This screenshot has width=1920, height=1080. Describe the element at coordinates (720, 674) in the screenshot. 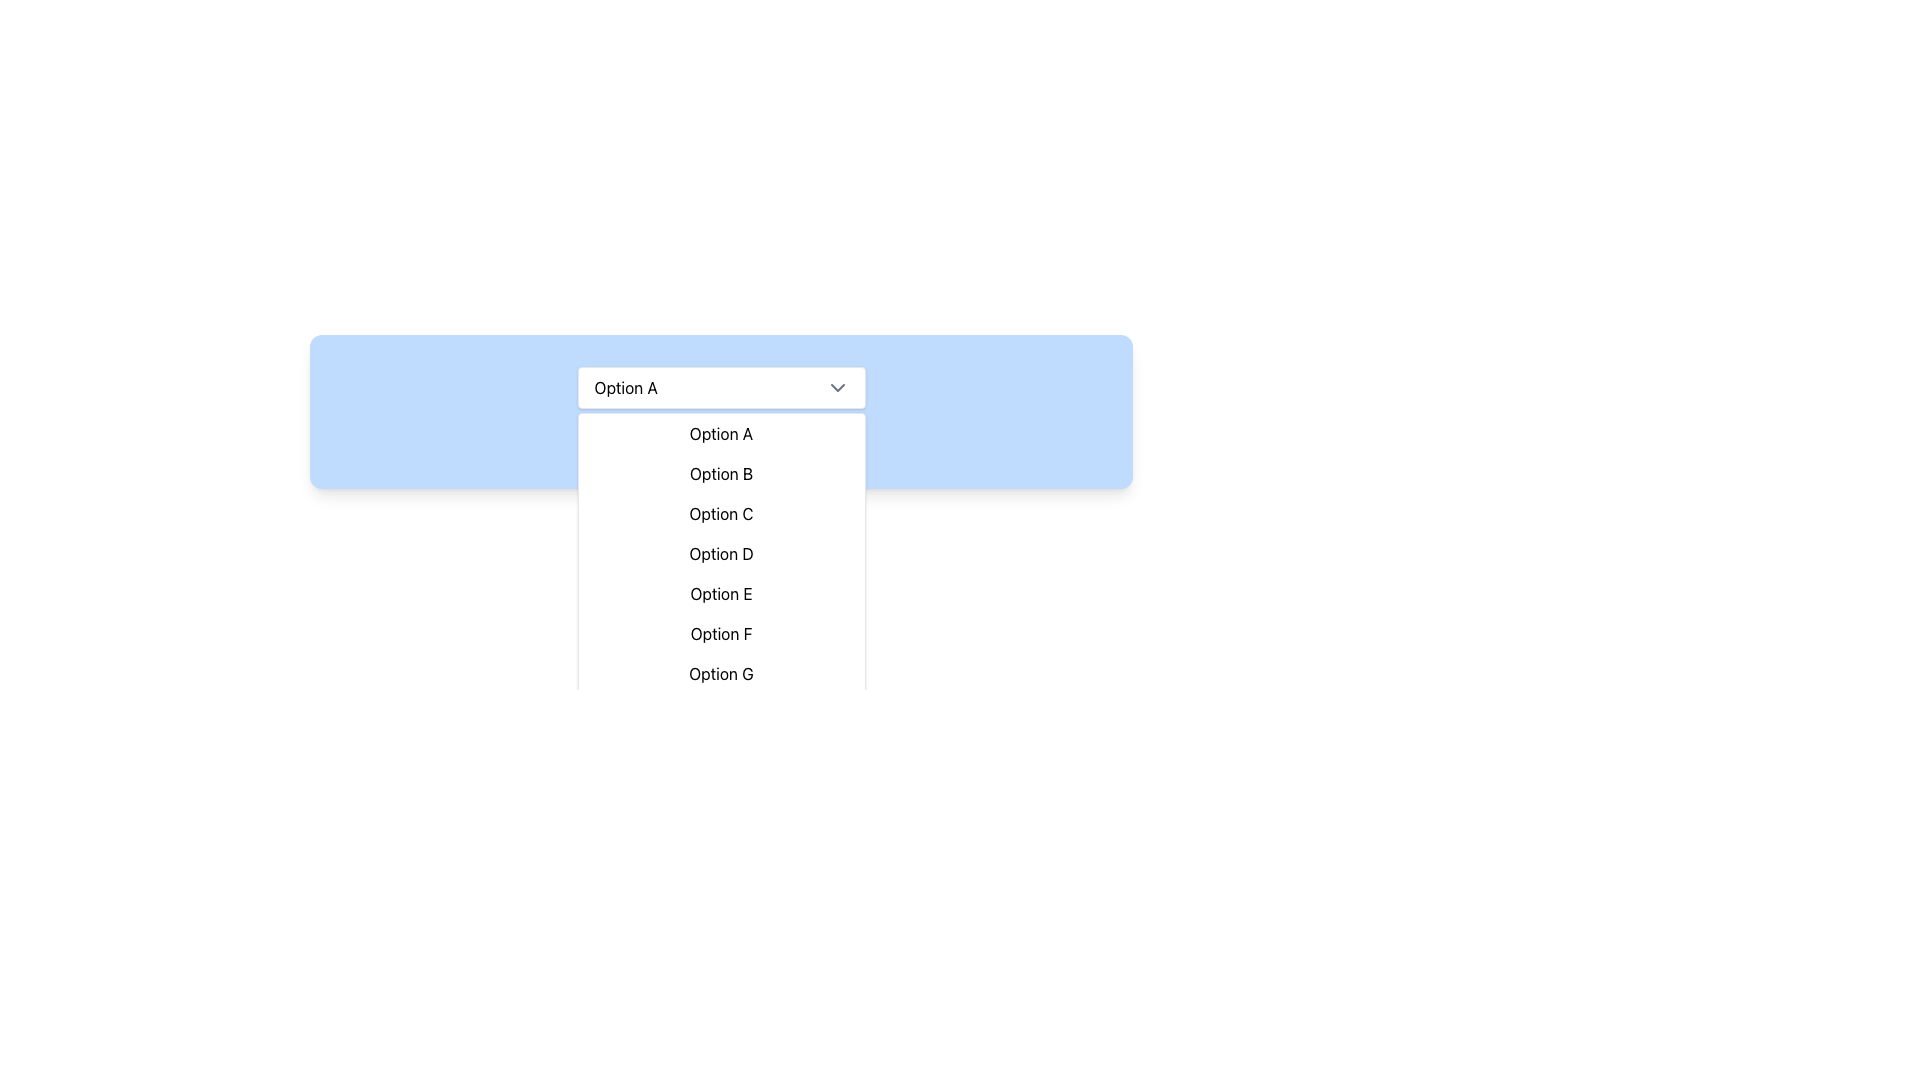

I see `the list item labeled 'Option G' in the dropdown menu` at that location.